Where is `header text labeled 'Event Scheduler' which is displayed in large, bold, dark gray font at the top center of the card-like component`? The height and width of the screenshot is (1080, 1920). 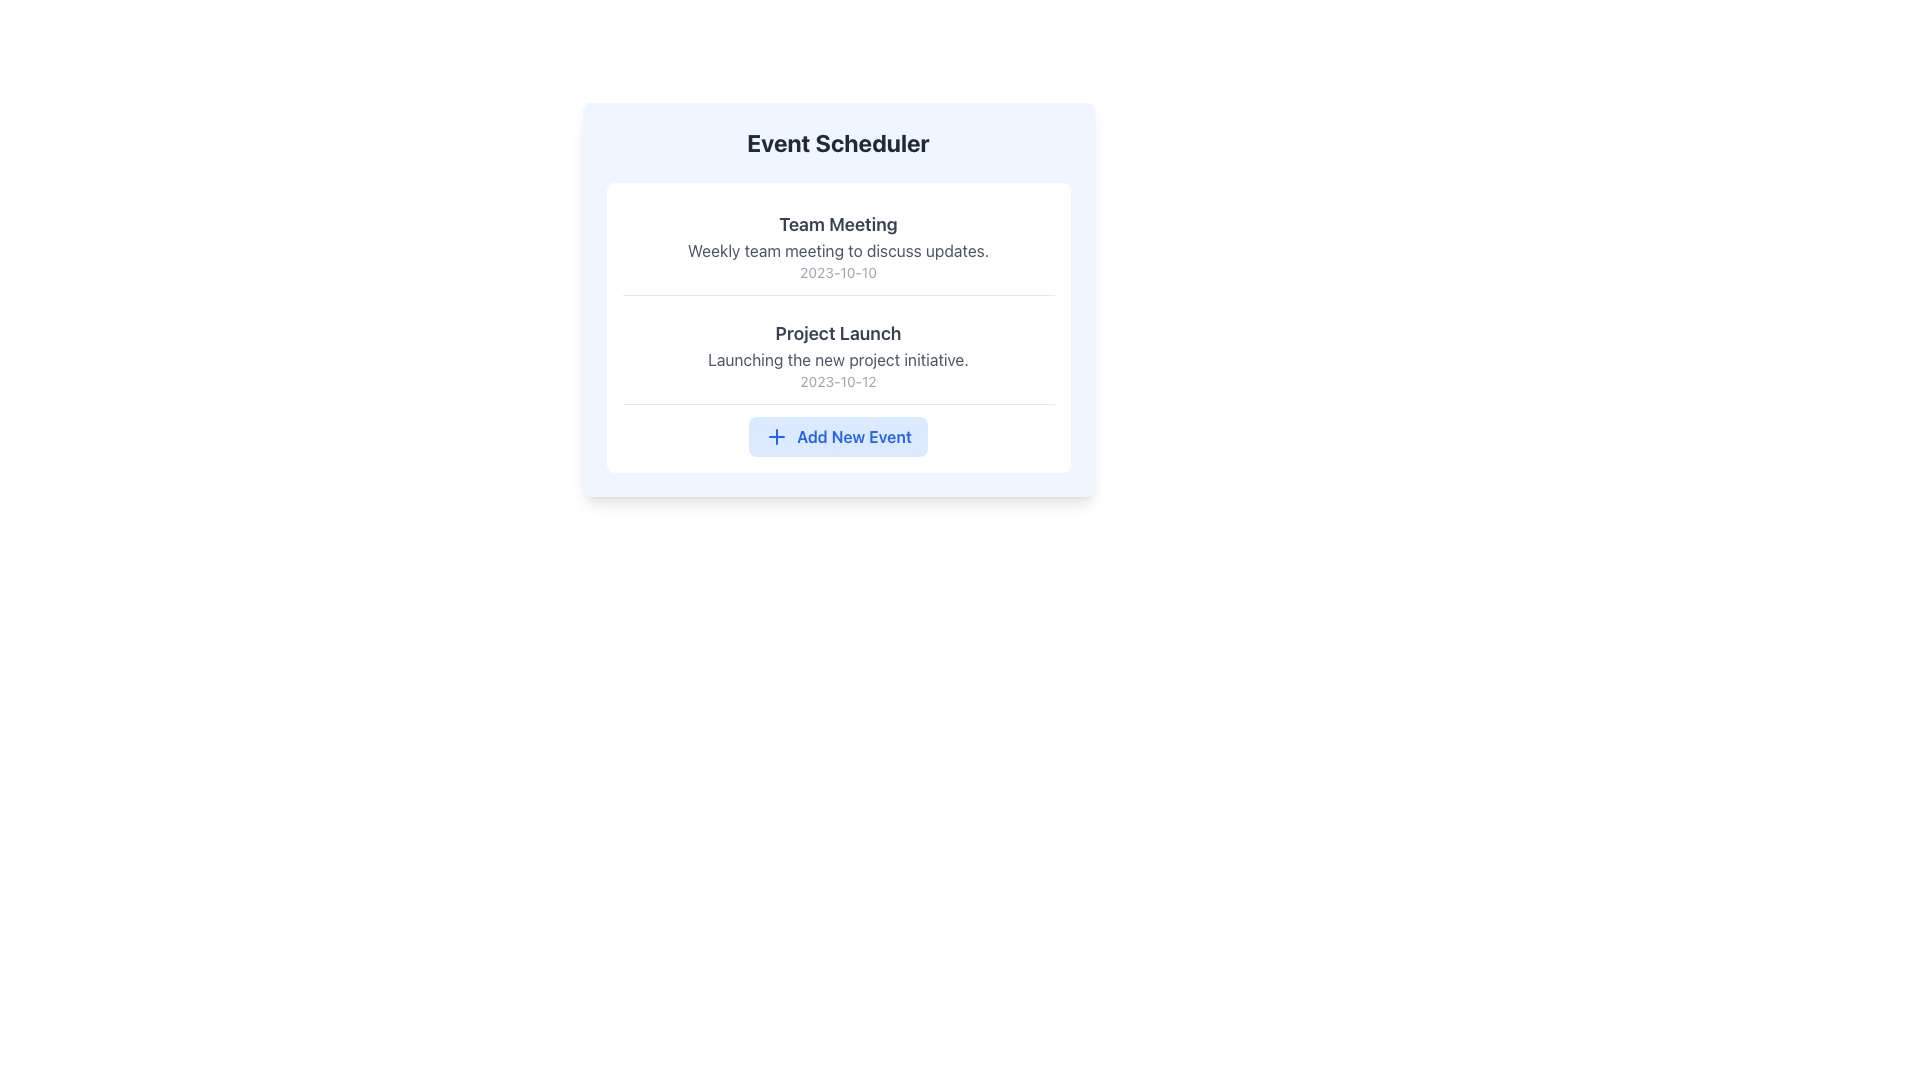
header text labeled 'Event Scheduler' which is displayed in large, bold, dark gray font at the top center of the card-like component is located at coordinates (838, 141).